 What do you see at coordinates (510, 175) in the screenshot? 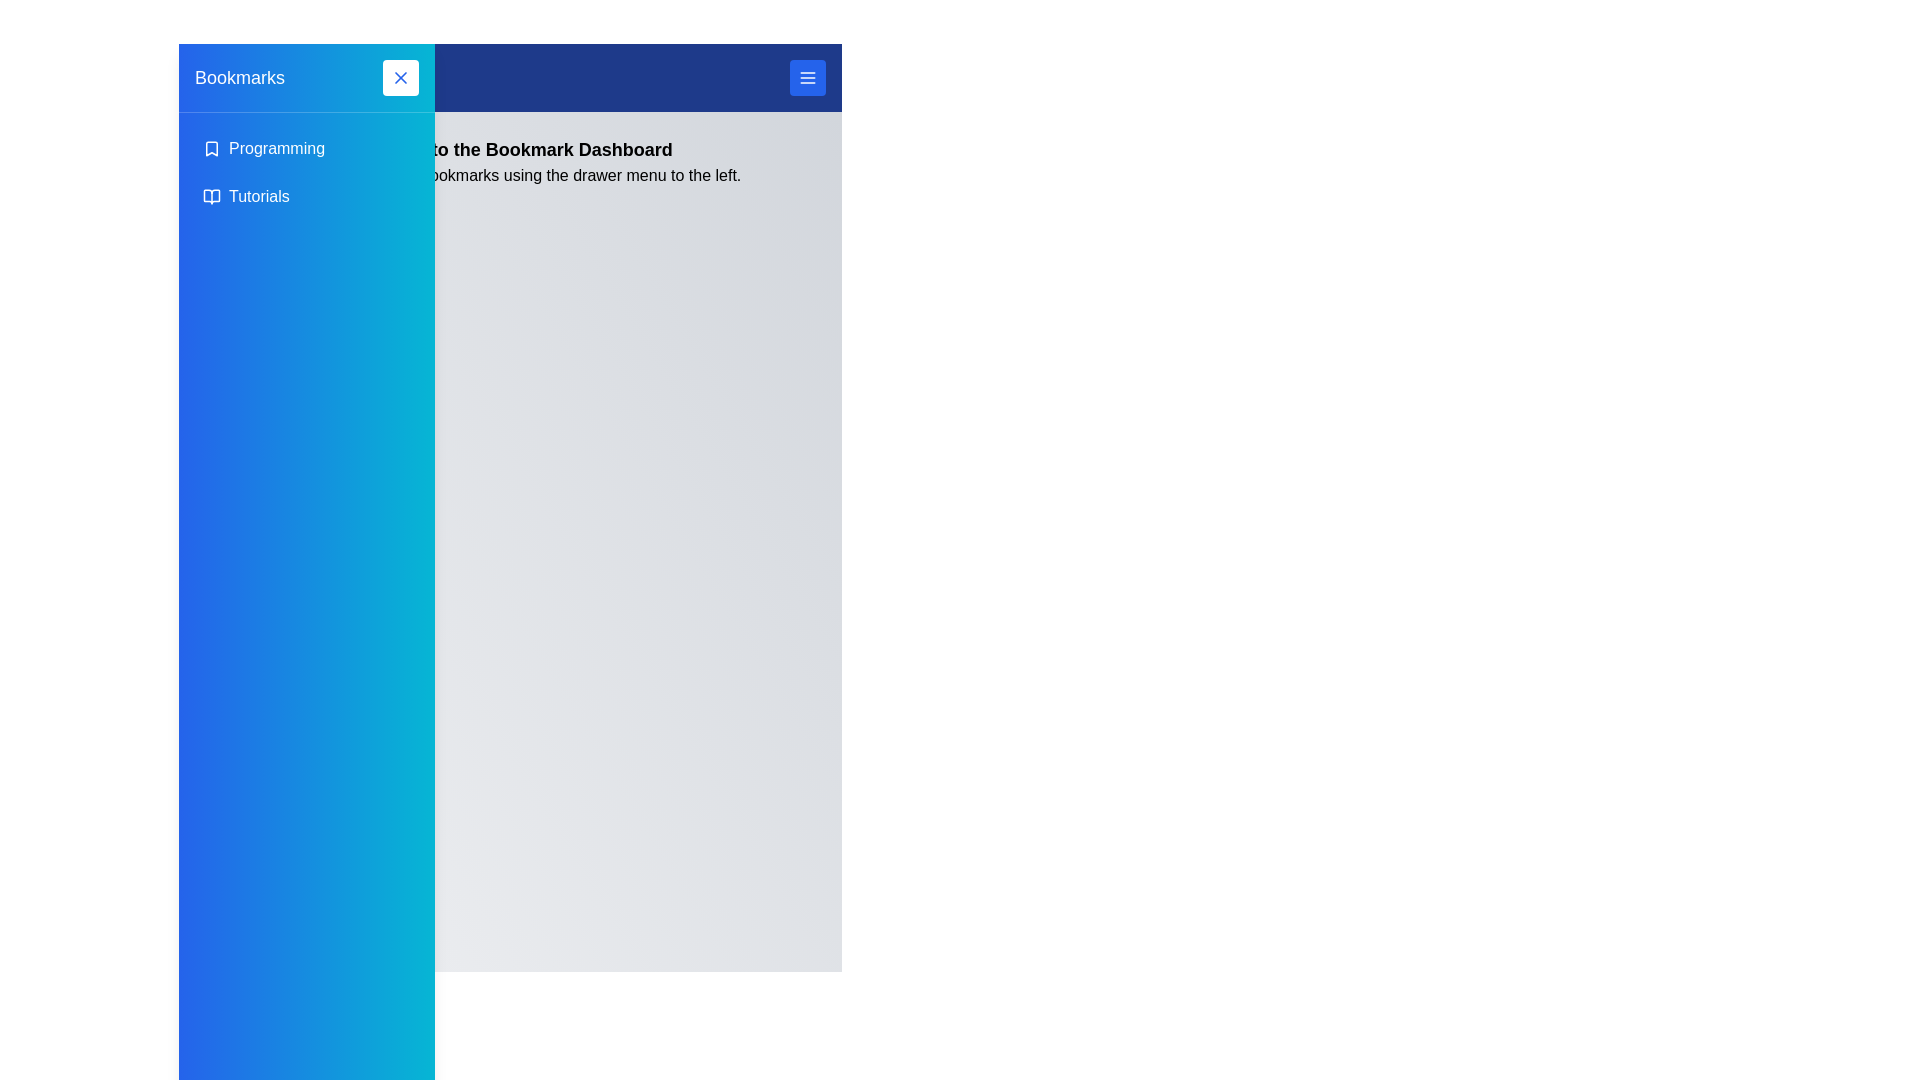
I see `the static text element that reads 'Explore your saved bookmarks using the drawer menu to the left.', located below the heading 'Welcome to the Bookmark Dashboard'` at bounding box center [510, 175].